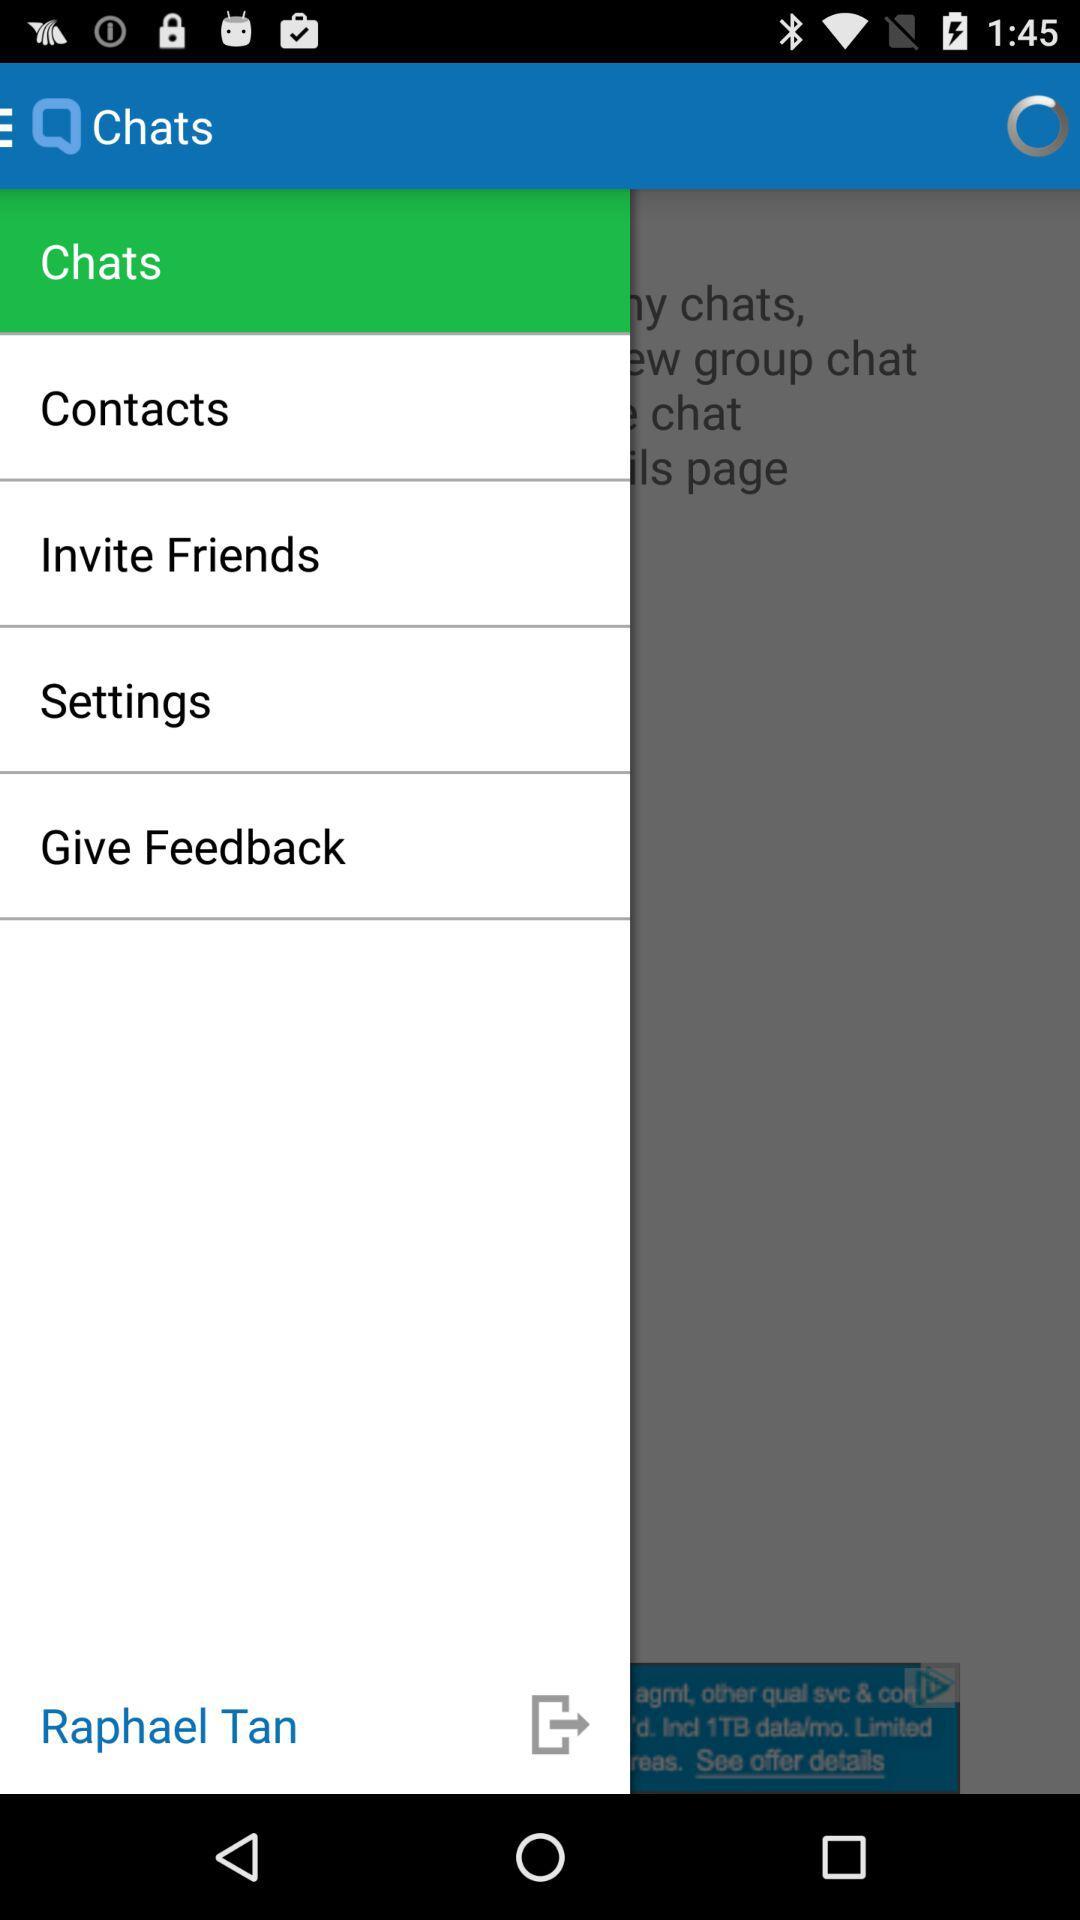  Describe the element at coordinates (540, 924) in the screenshot. I see `the chat options` at that location.